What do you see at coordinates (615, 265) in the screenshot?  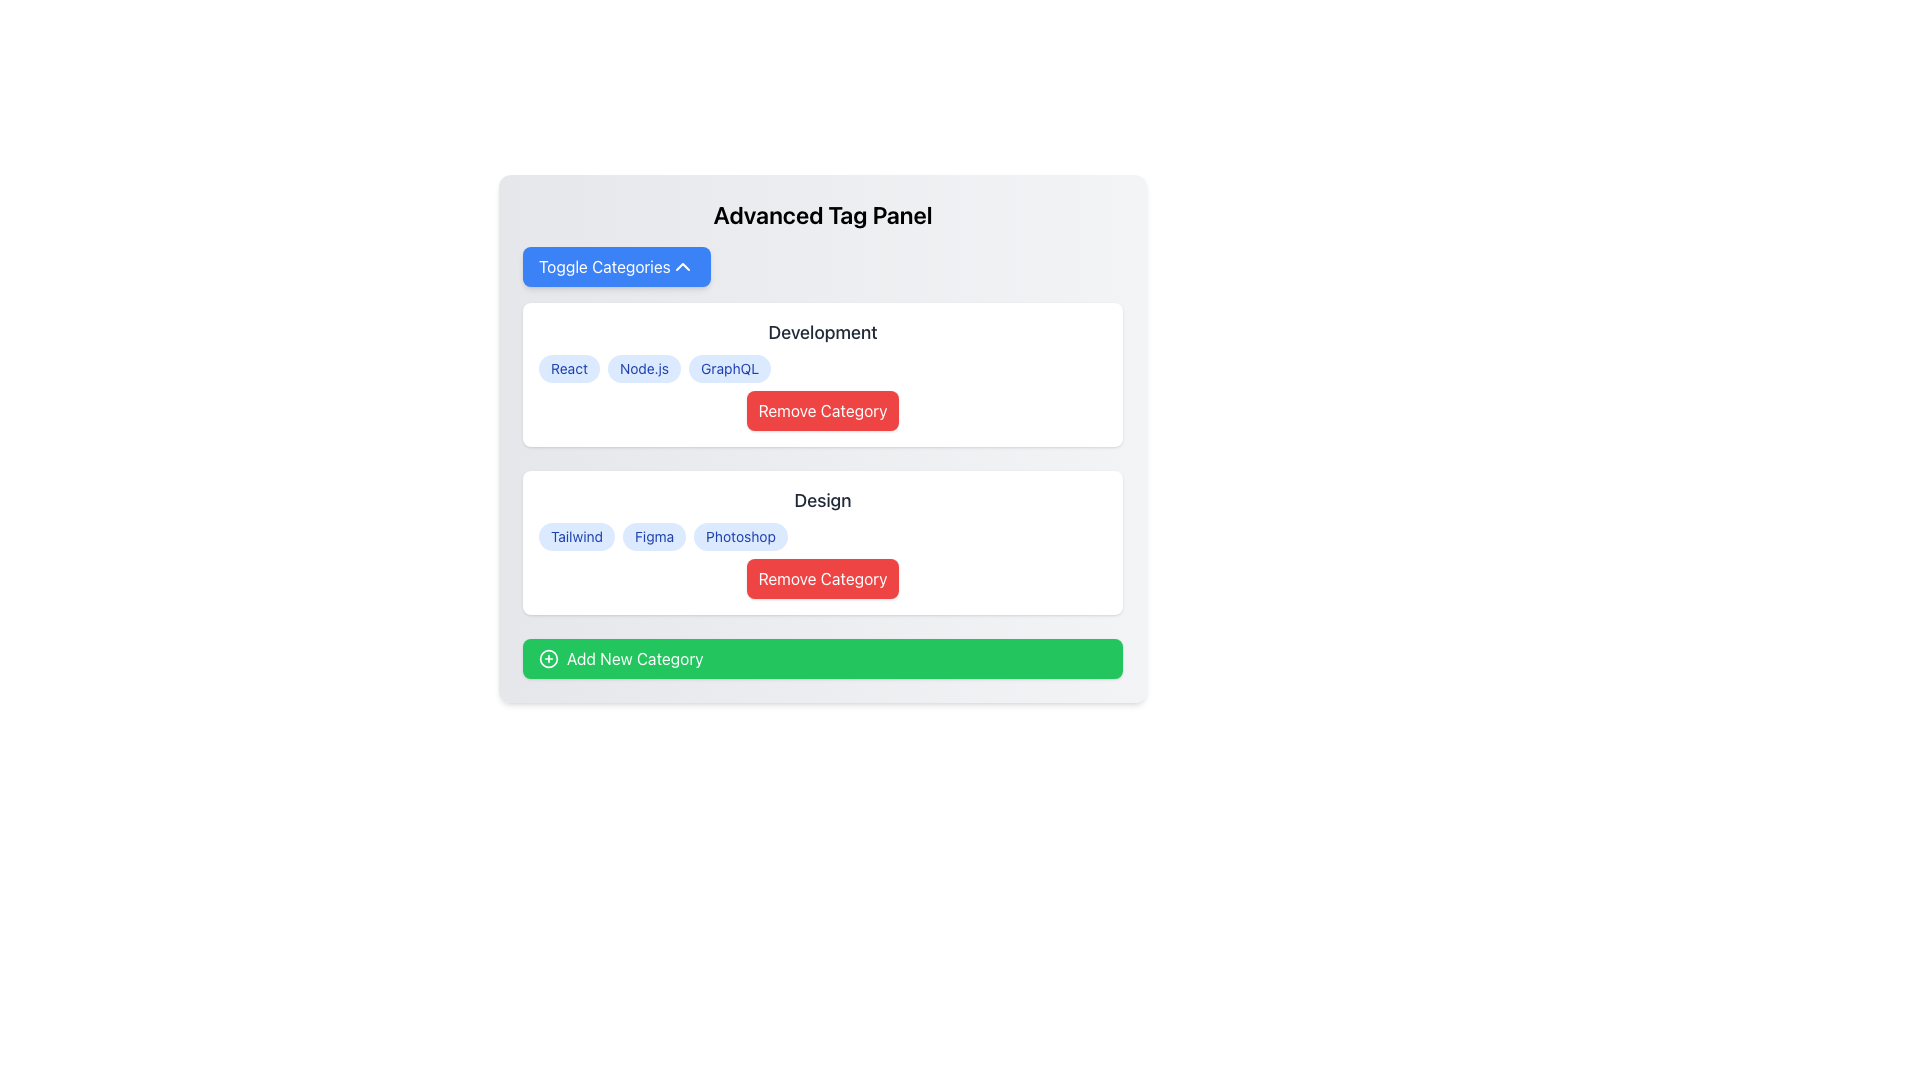 I see `the blue 'Toggle Categories' button with rounded corners located in the 'Advanced Tag Panel' section` at bounding box center [615, 265].